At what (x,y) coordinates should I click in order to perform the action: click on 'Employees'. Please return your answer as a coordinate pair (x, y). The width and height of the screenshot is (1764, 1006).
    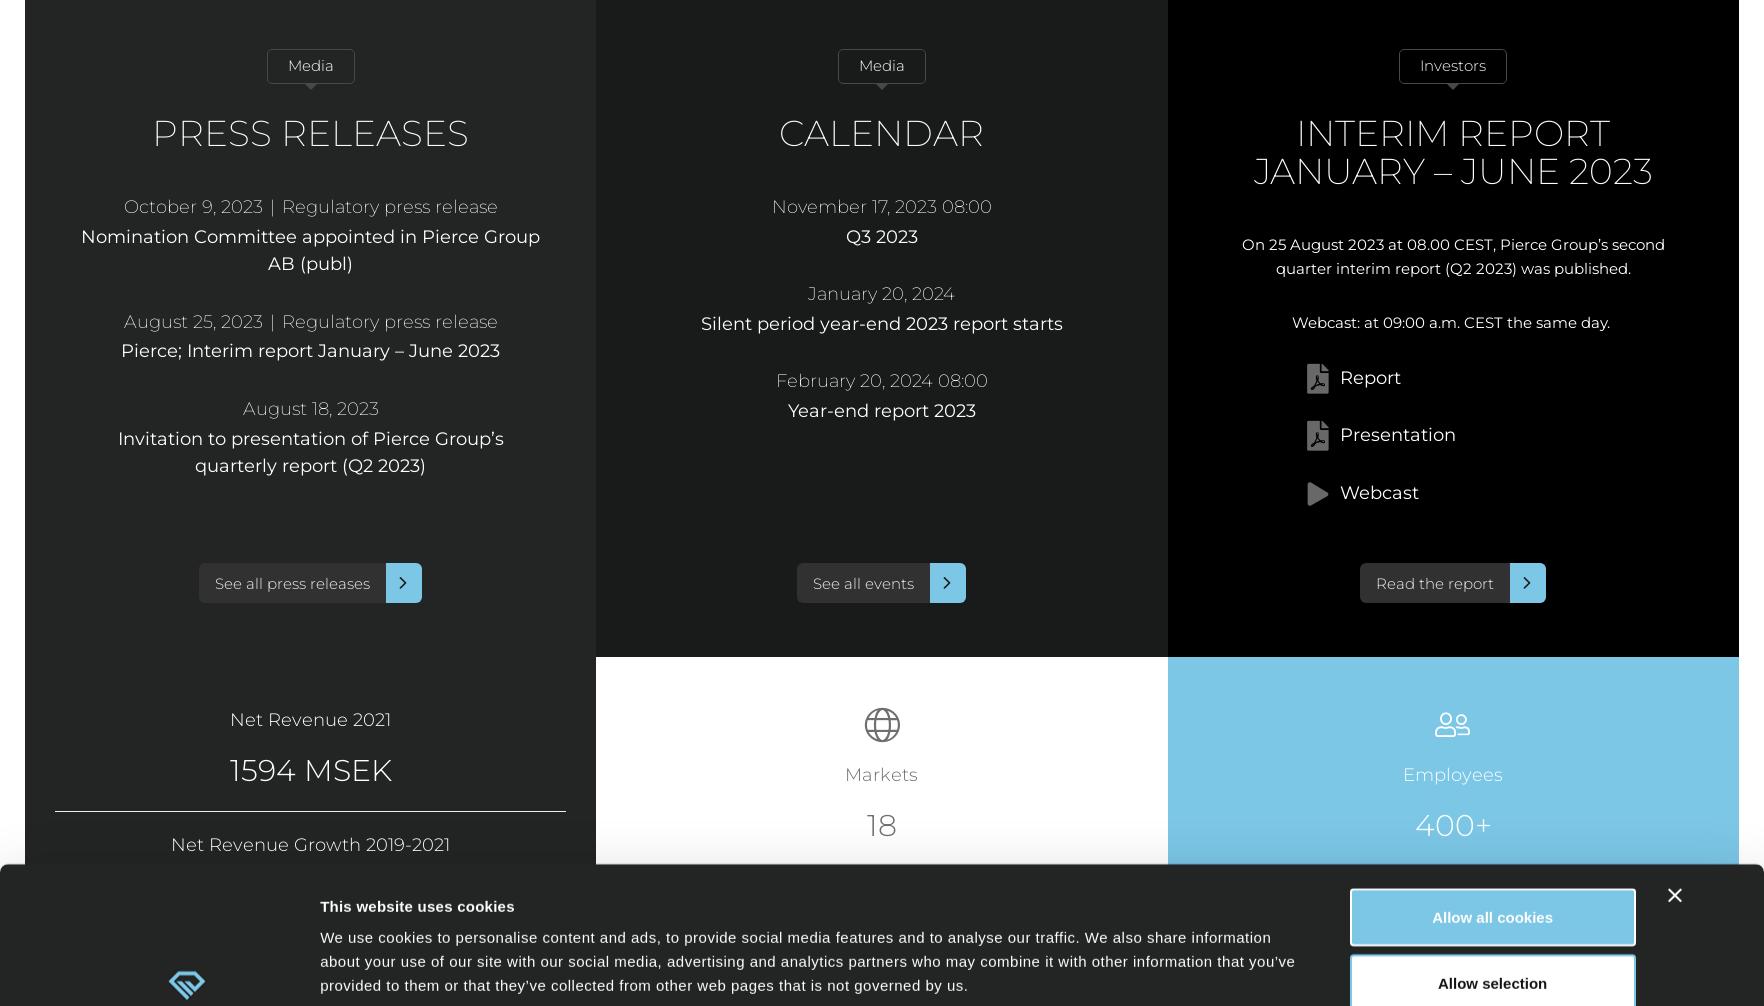
    Looking at the image, I should click on (1453, 774).